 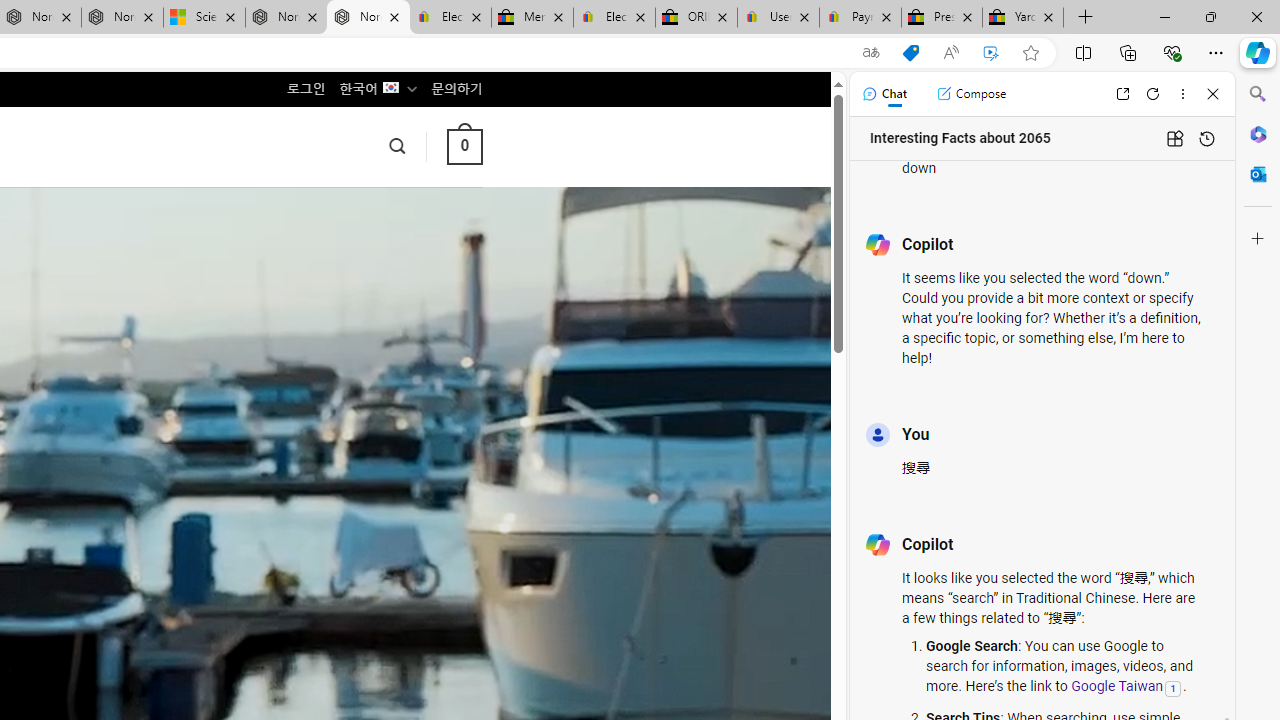 What do you see at coordinates (1171, 51) in the screenshot?
I see `'Browser essentials'` at bounding box center [1171, 51].